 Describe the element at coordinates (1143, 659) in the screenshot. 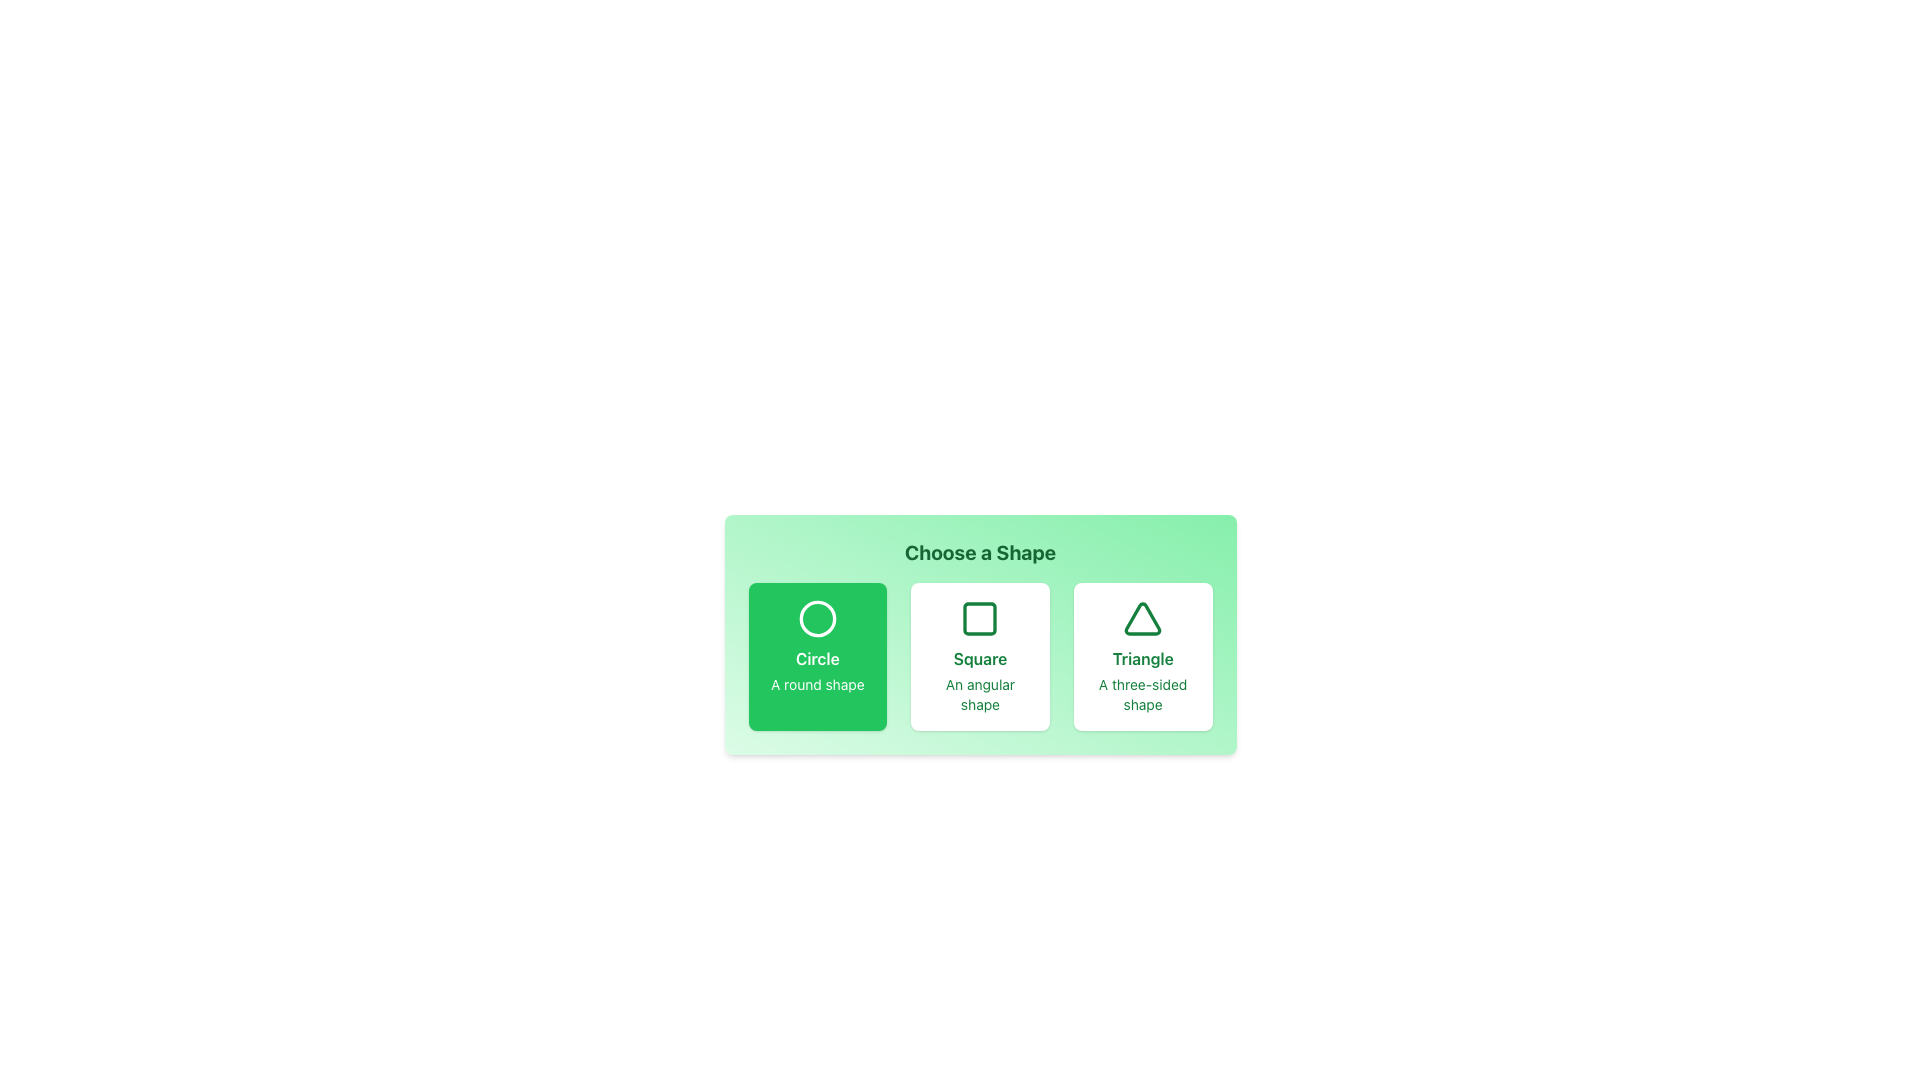

I see `the text element displaying 'Triangle' in bold green color, located in the rightmost card under the header 'Choose a Shape'` at that location.